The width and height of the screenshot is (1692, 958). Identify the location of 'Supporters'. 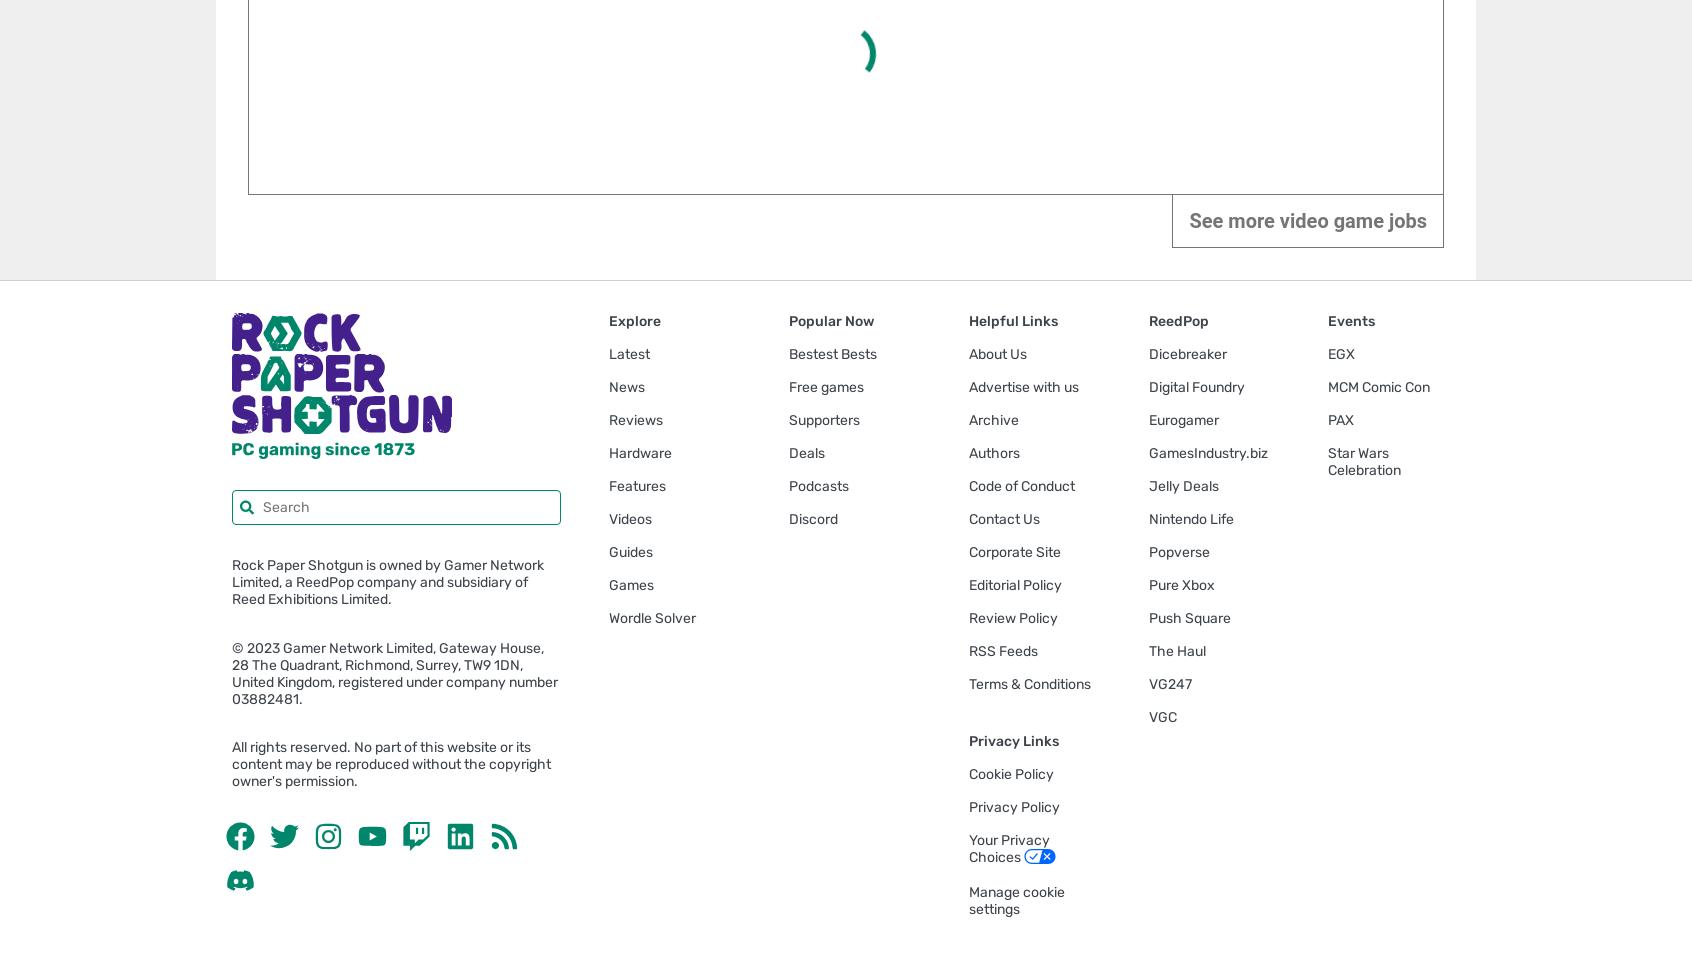
(824, 419).